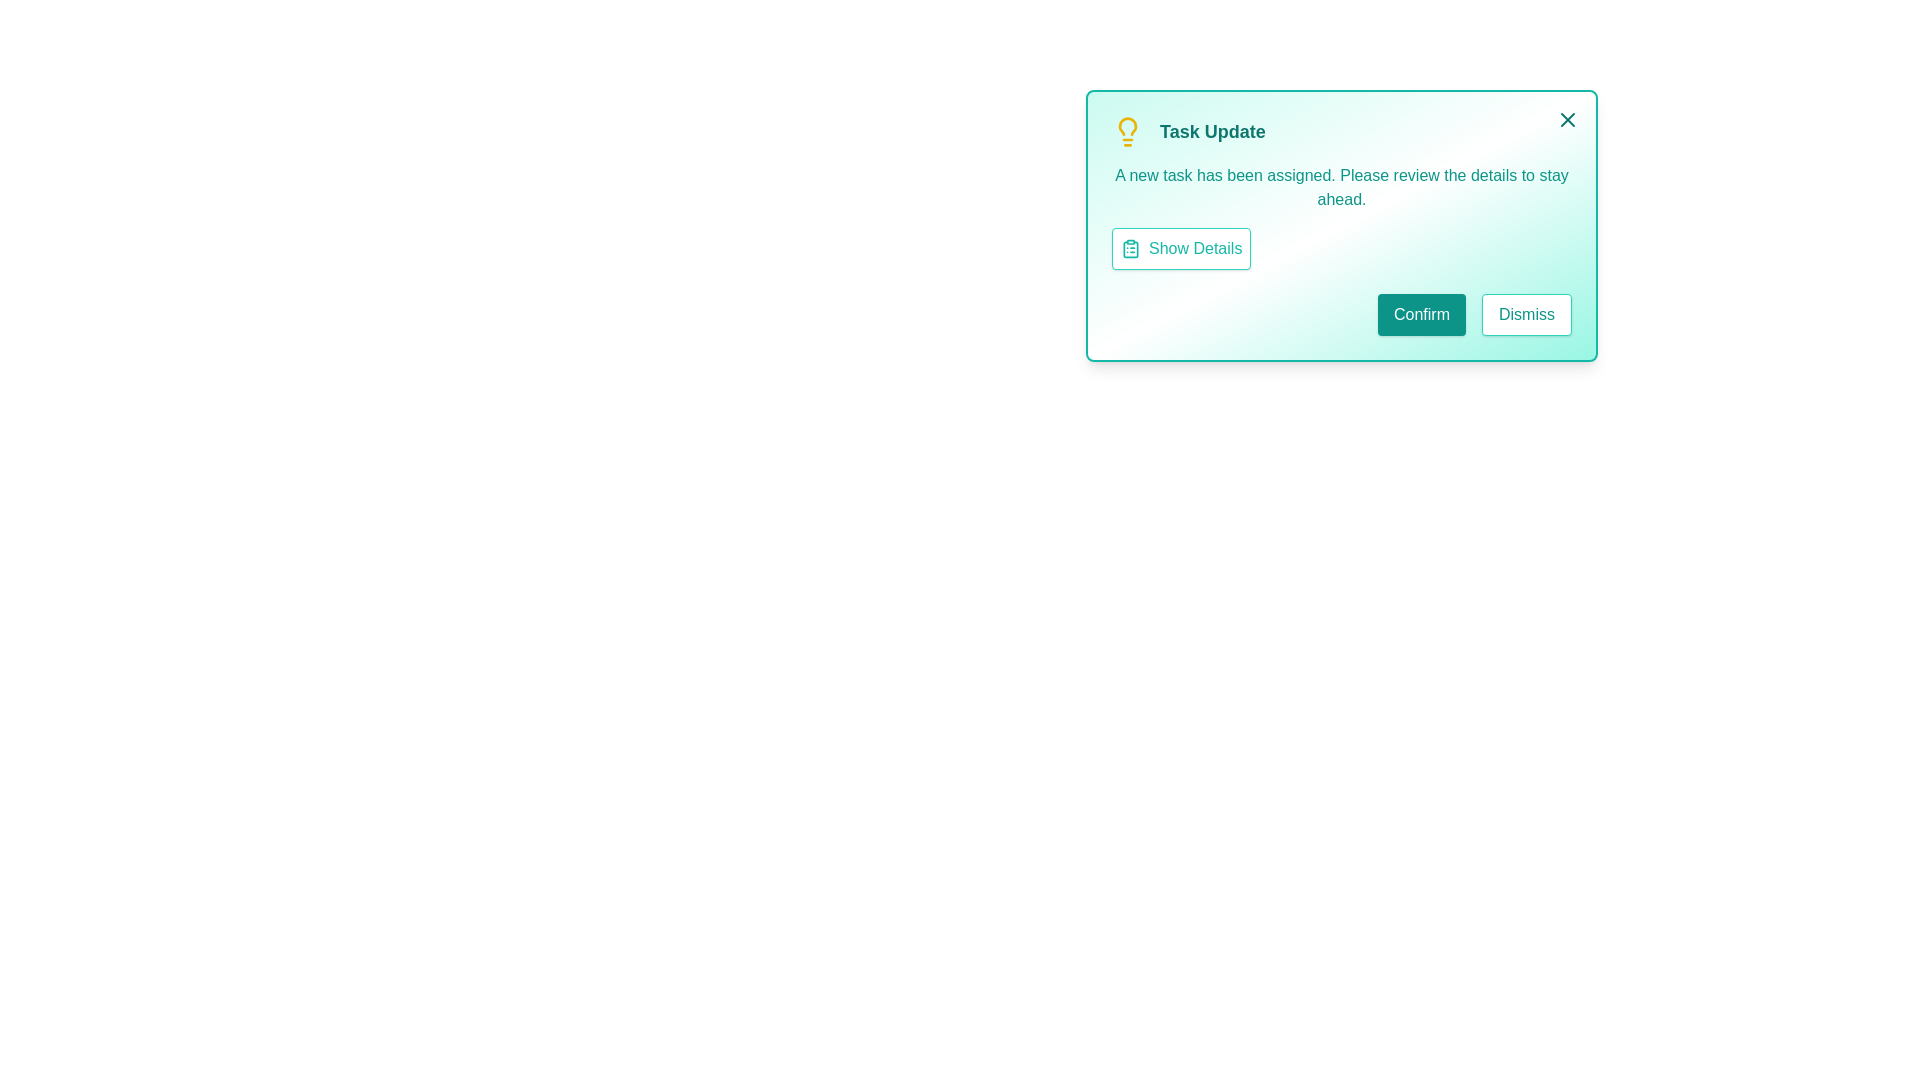 The image size is (1920, 1080). Describe the element at coordinates (1181, 248) in the screenshot. I see `the 'Show Details' button to toggle the visibility of task details` at that location.